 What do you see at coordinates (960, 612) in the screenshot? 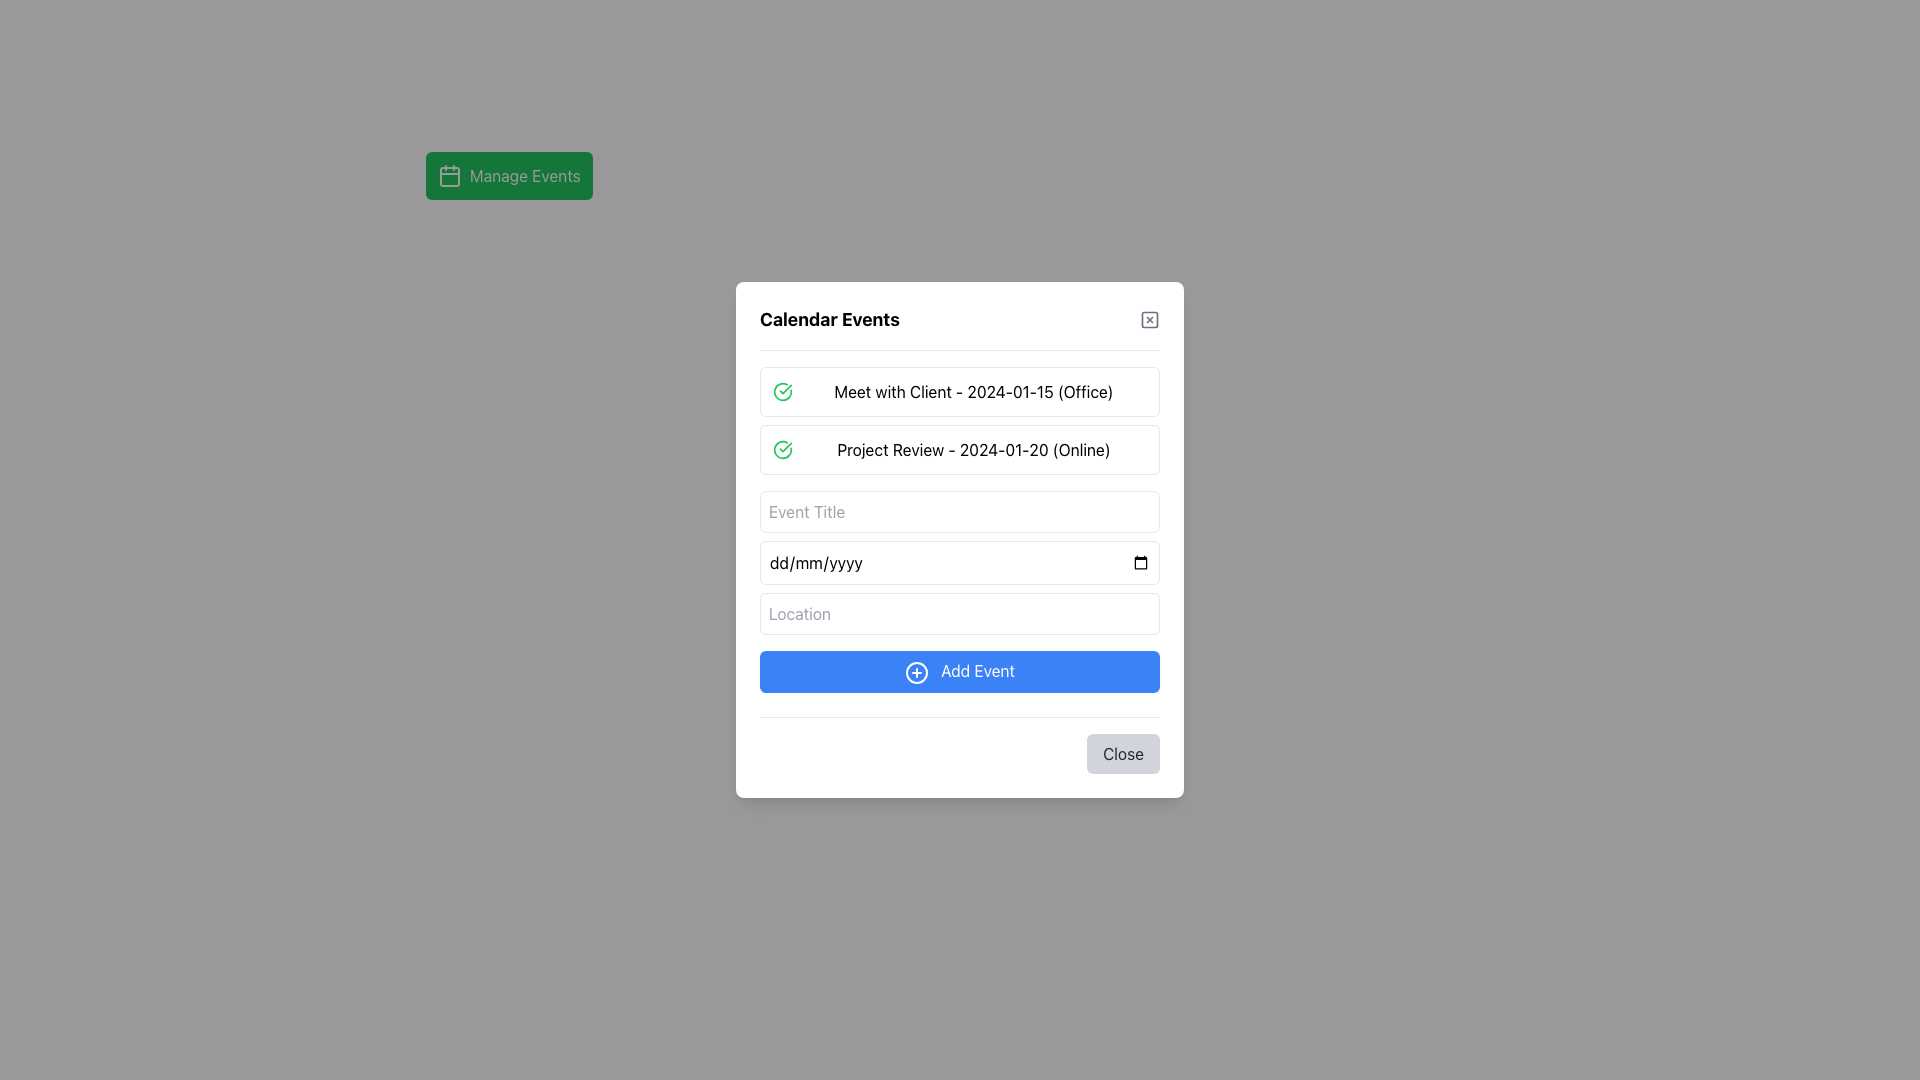
I see `the third input field under the 'Calendar Events' section to focus it for entering a location` at bounding box center [960, 612].